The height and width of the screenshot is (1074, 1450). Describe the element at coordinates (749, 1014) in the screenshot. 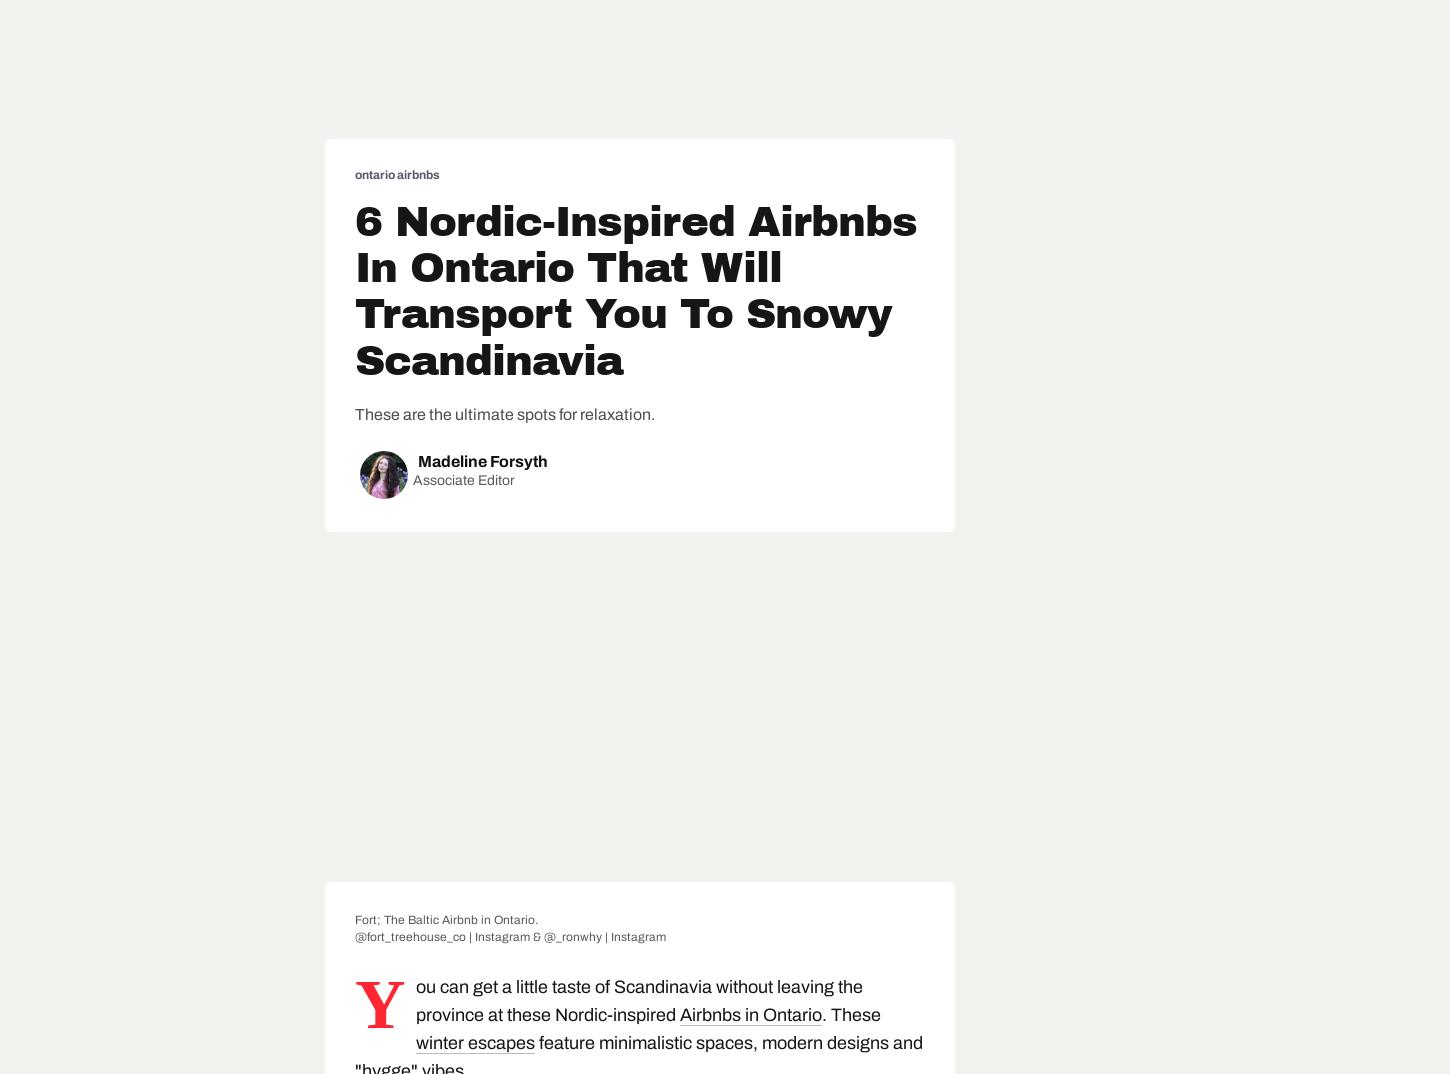

I see `'Airbnbs in Ontario'` at that location.